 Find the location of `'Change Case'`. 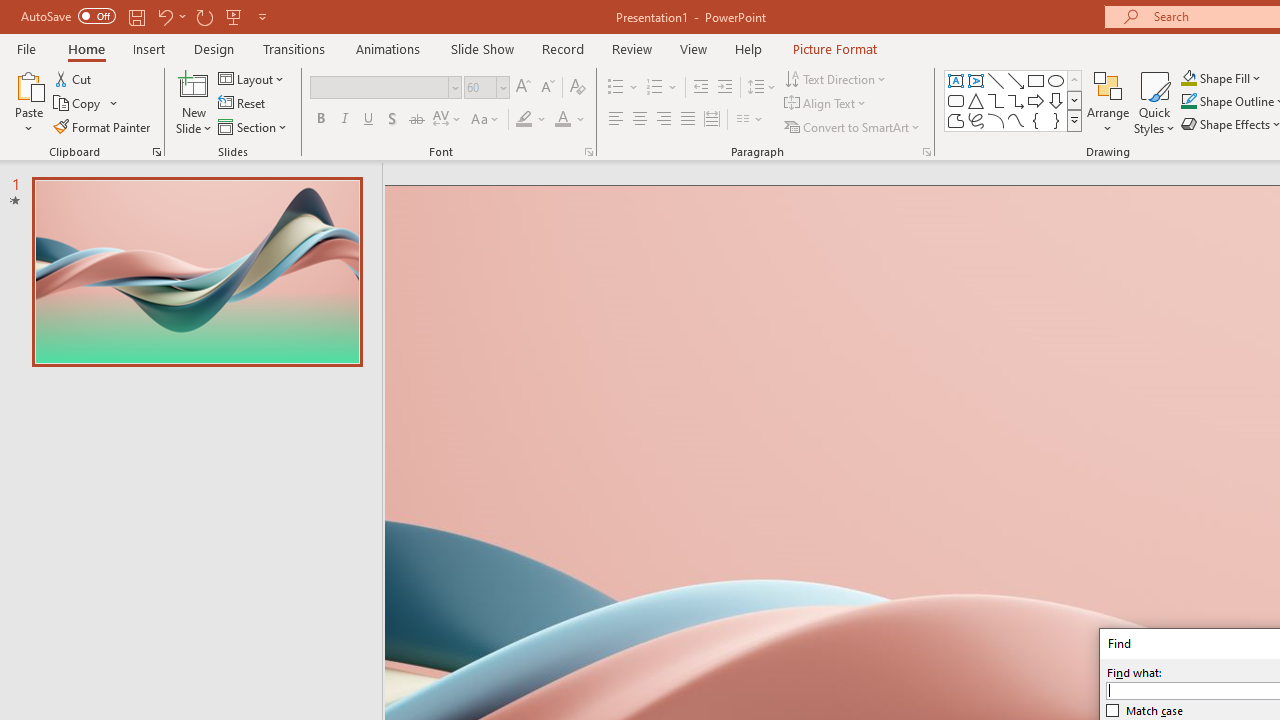

'Change Case' is located at coordinates (486, 119).